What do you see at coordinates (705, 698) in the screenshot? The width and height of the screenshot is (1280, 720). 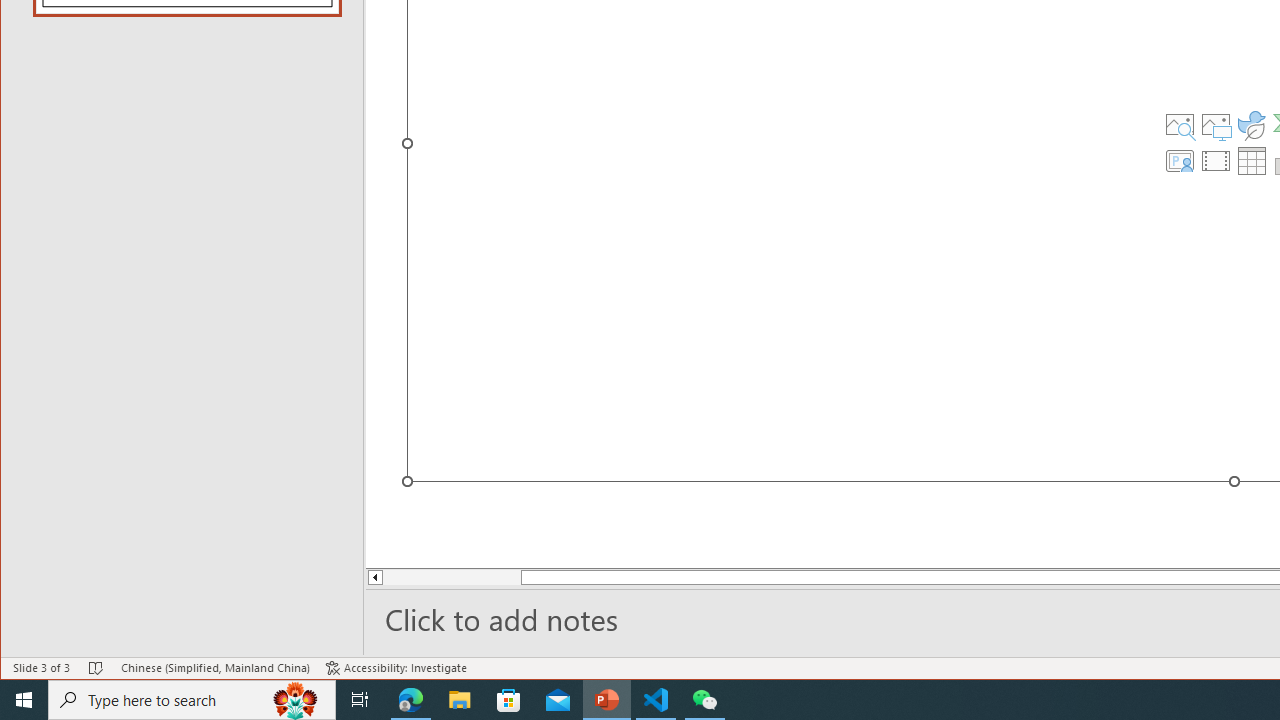 I see `'WeChat - 1 running window'` at bounding box center [705, 698].